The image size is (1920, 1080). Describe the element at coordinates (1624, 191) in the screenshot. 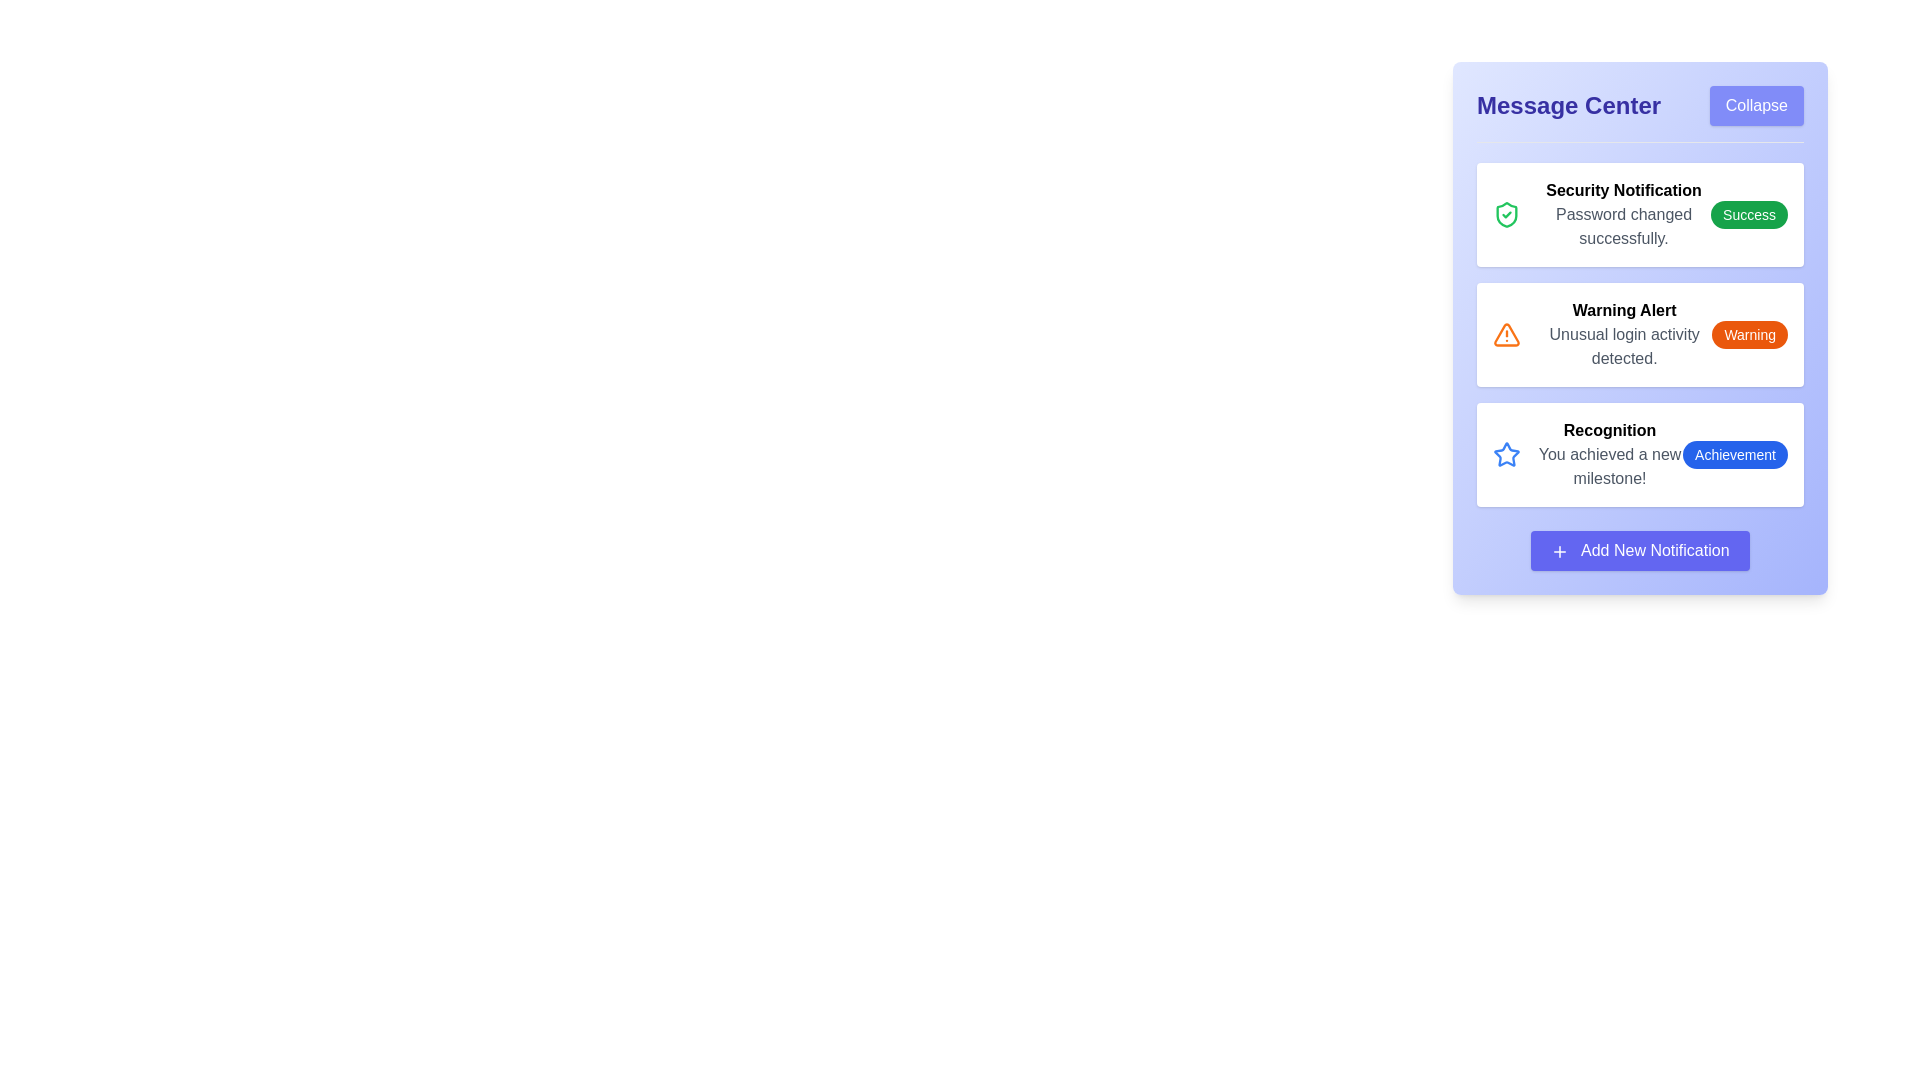

I see `the 'Security Notification' text label located at the top of the notification card in the Message Center section` at that location.